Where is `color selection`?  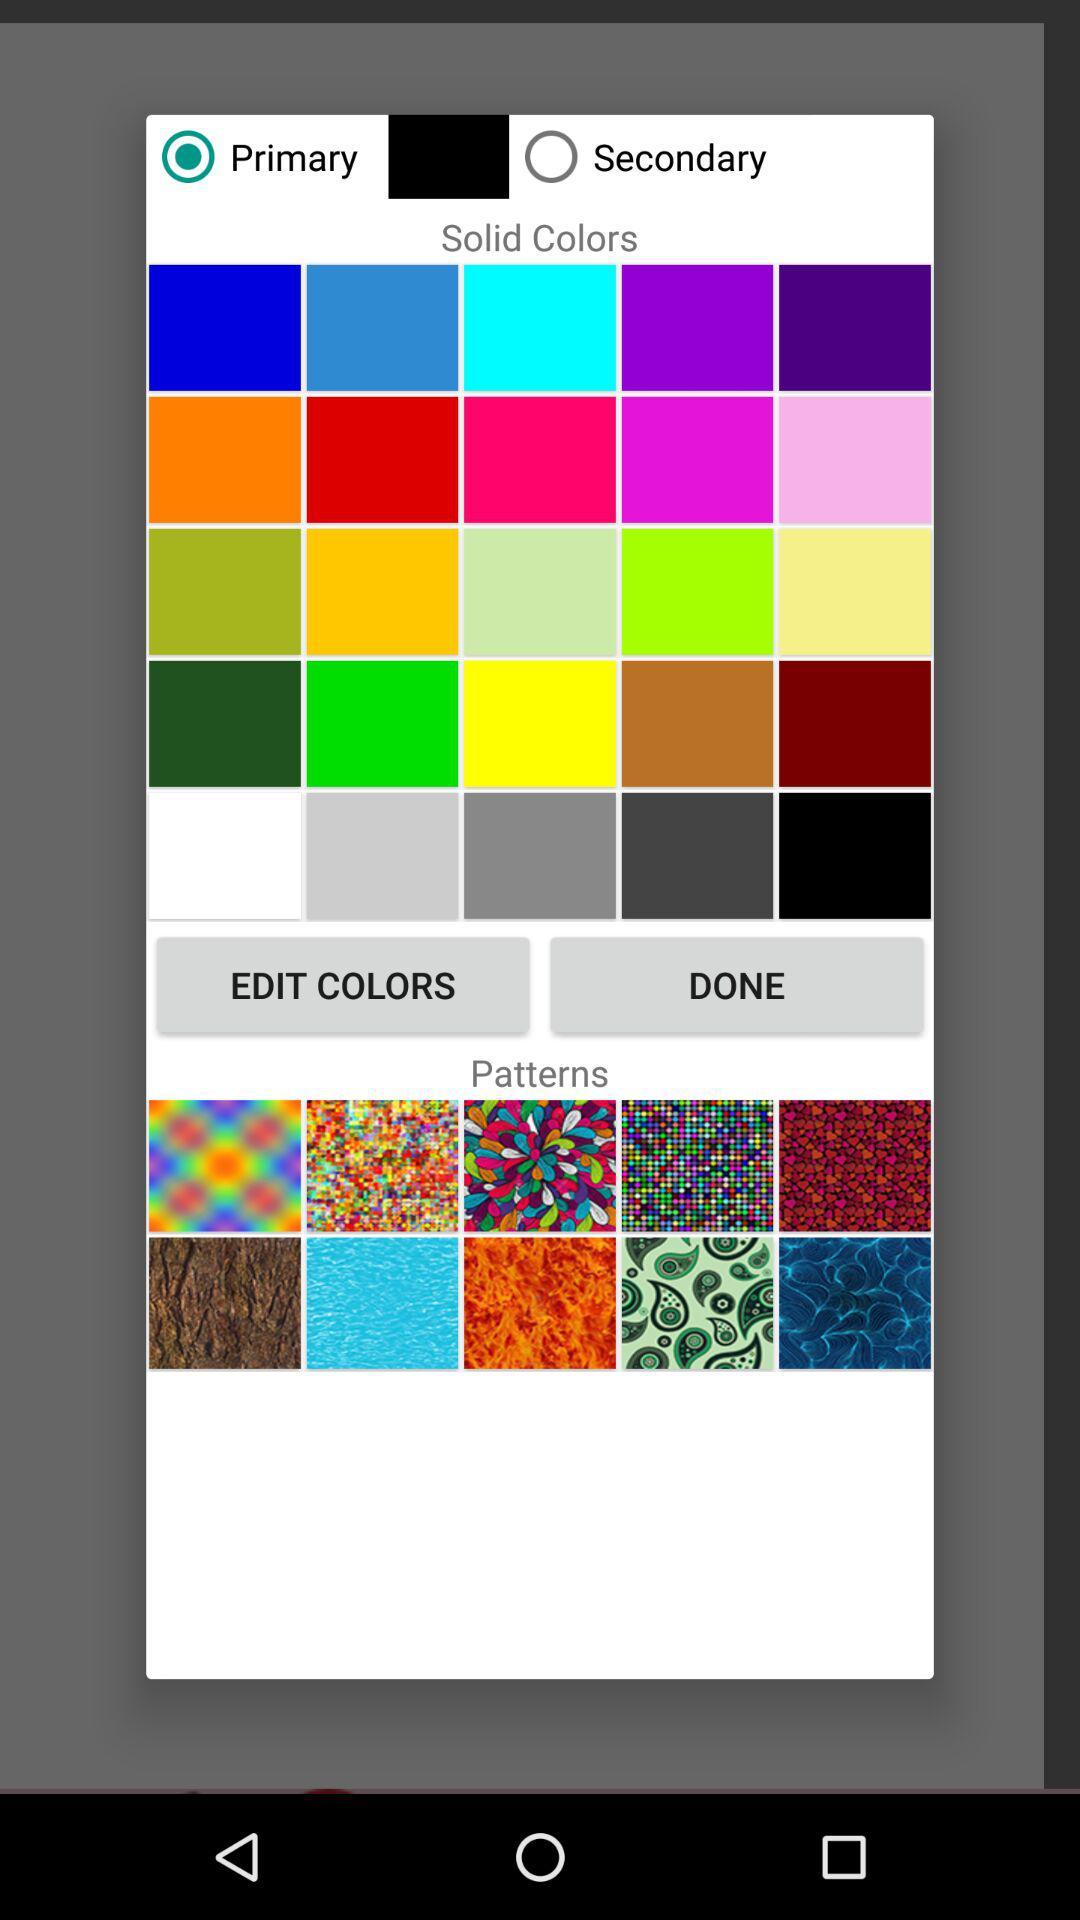 color selection is located at coordinates (224, 327).